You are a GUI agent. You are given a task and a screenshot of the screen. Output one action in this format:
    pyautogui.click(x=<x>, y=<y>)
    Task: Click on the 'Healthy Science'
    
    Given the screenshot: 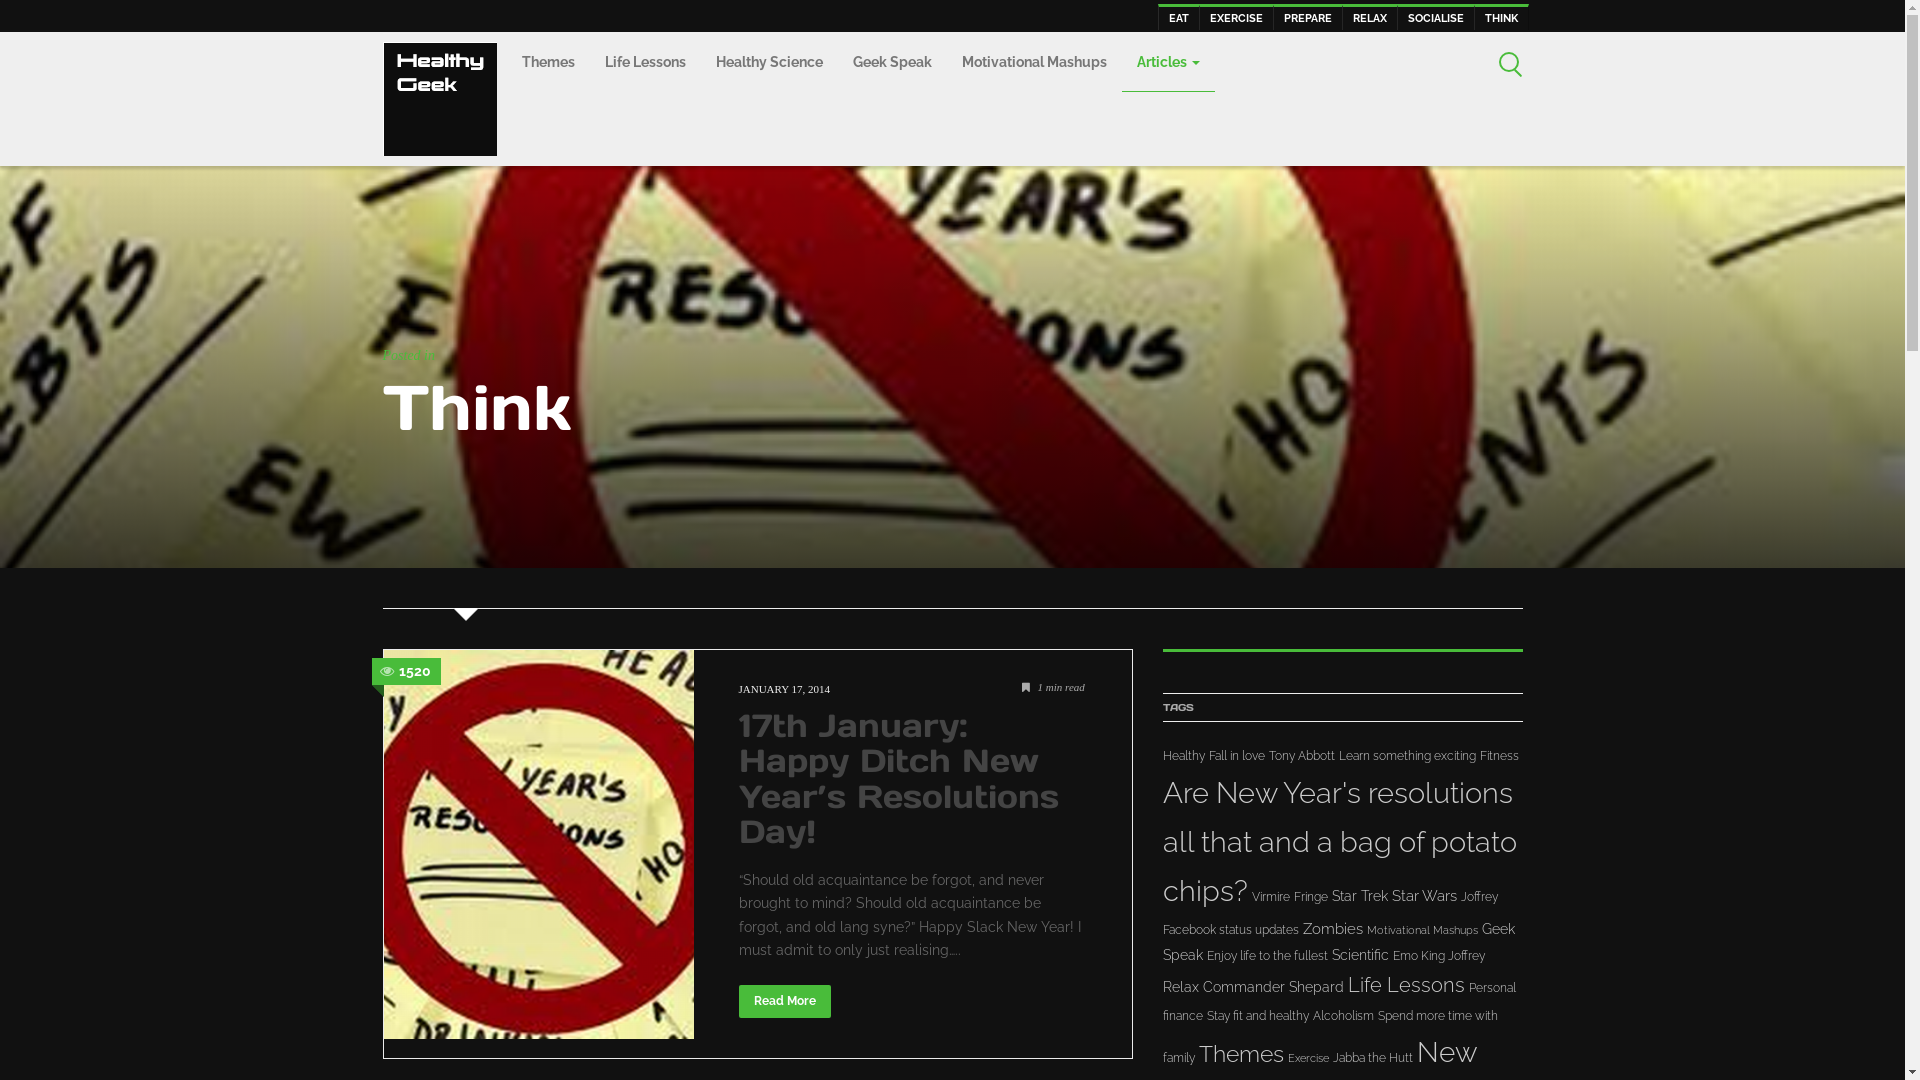 What is the action you would take?
    pyautogui.click(x=767, y=62)
    